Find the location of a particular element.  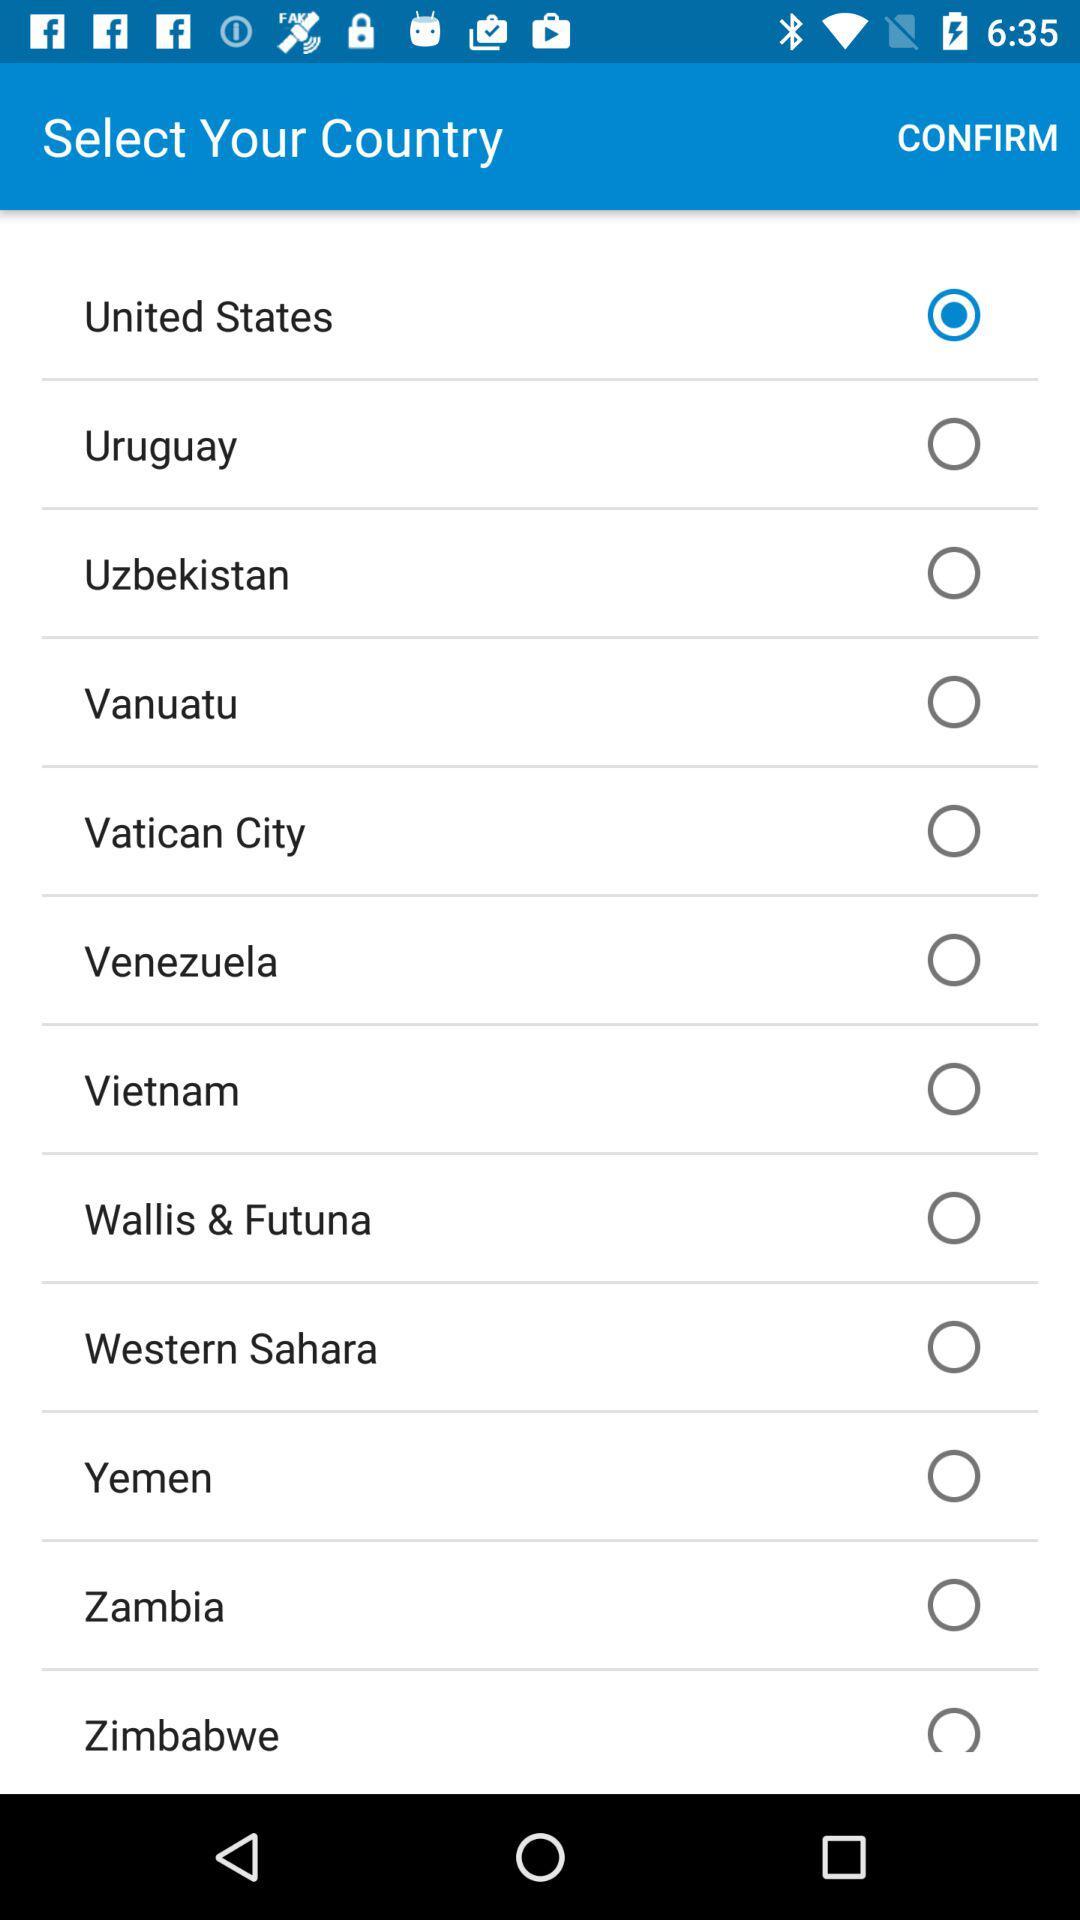

the item above the wallis & futuna icon is located at coordinates (540, 1088).